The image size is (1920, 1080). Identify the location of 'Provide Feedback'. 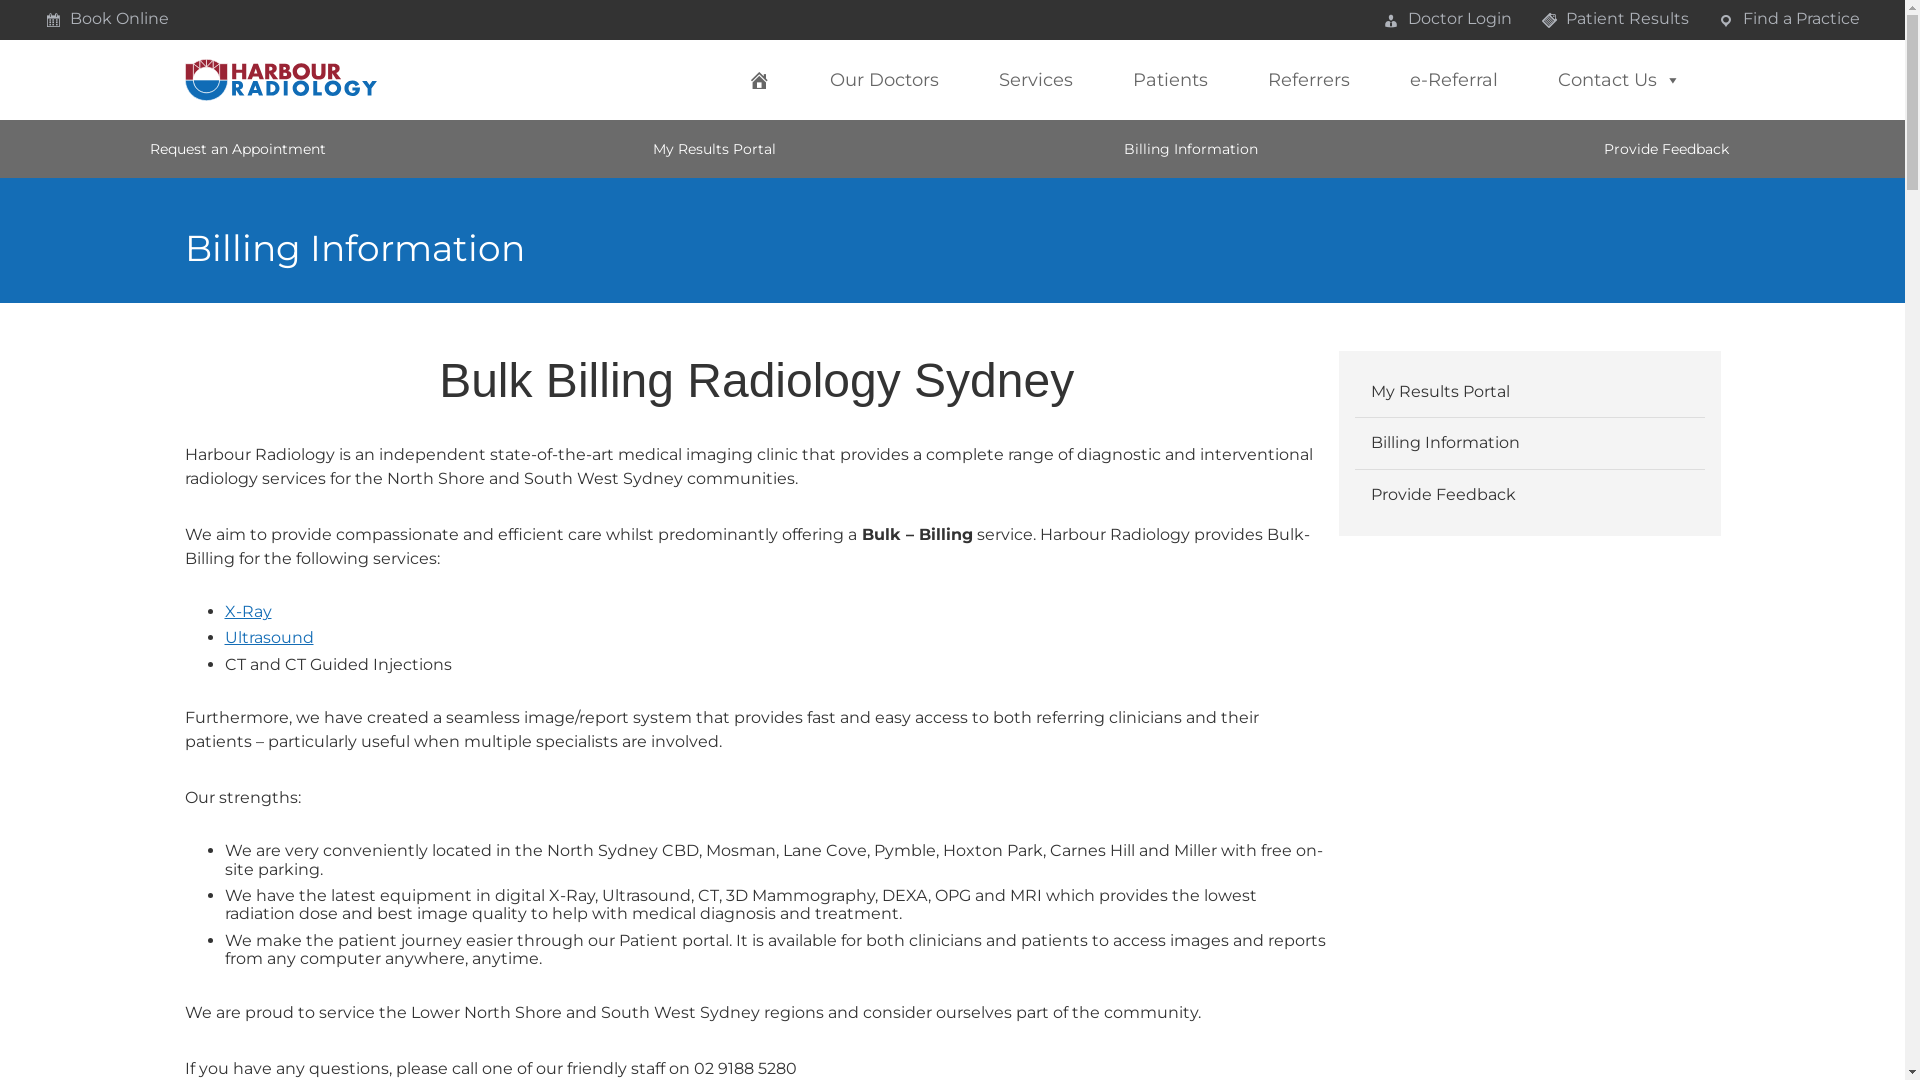
(1529, 494).